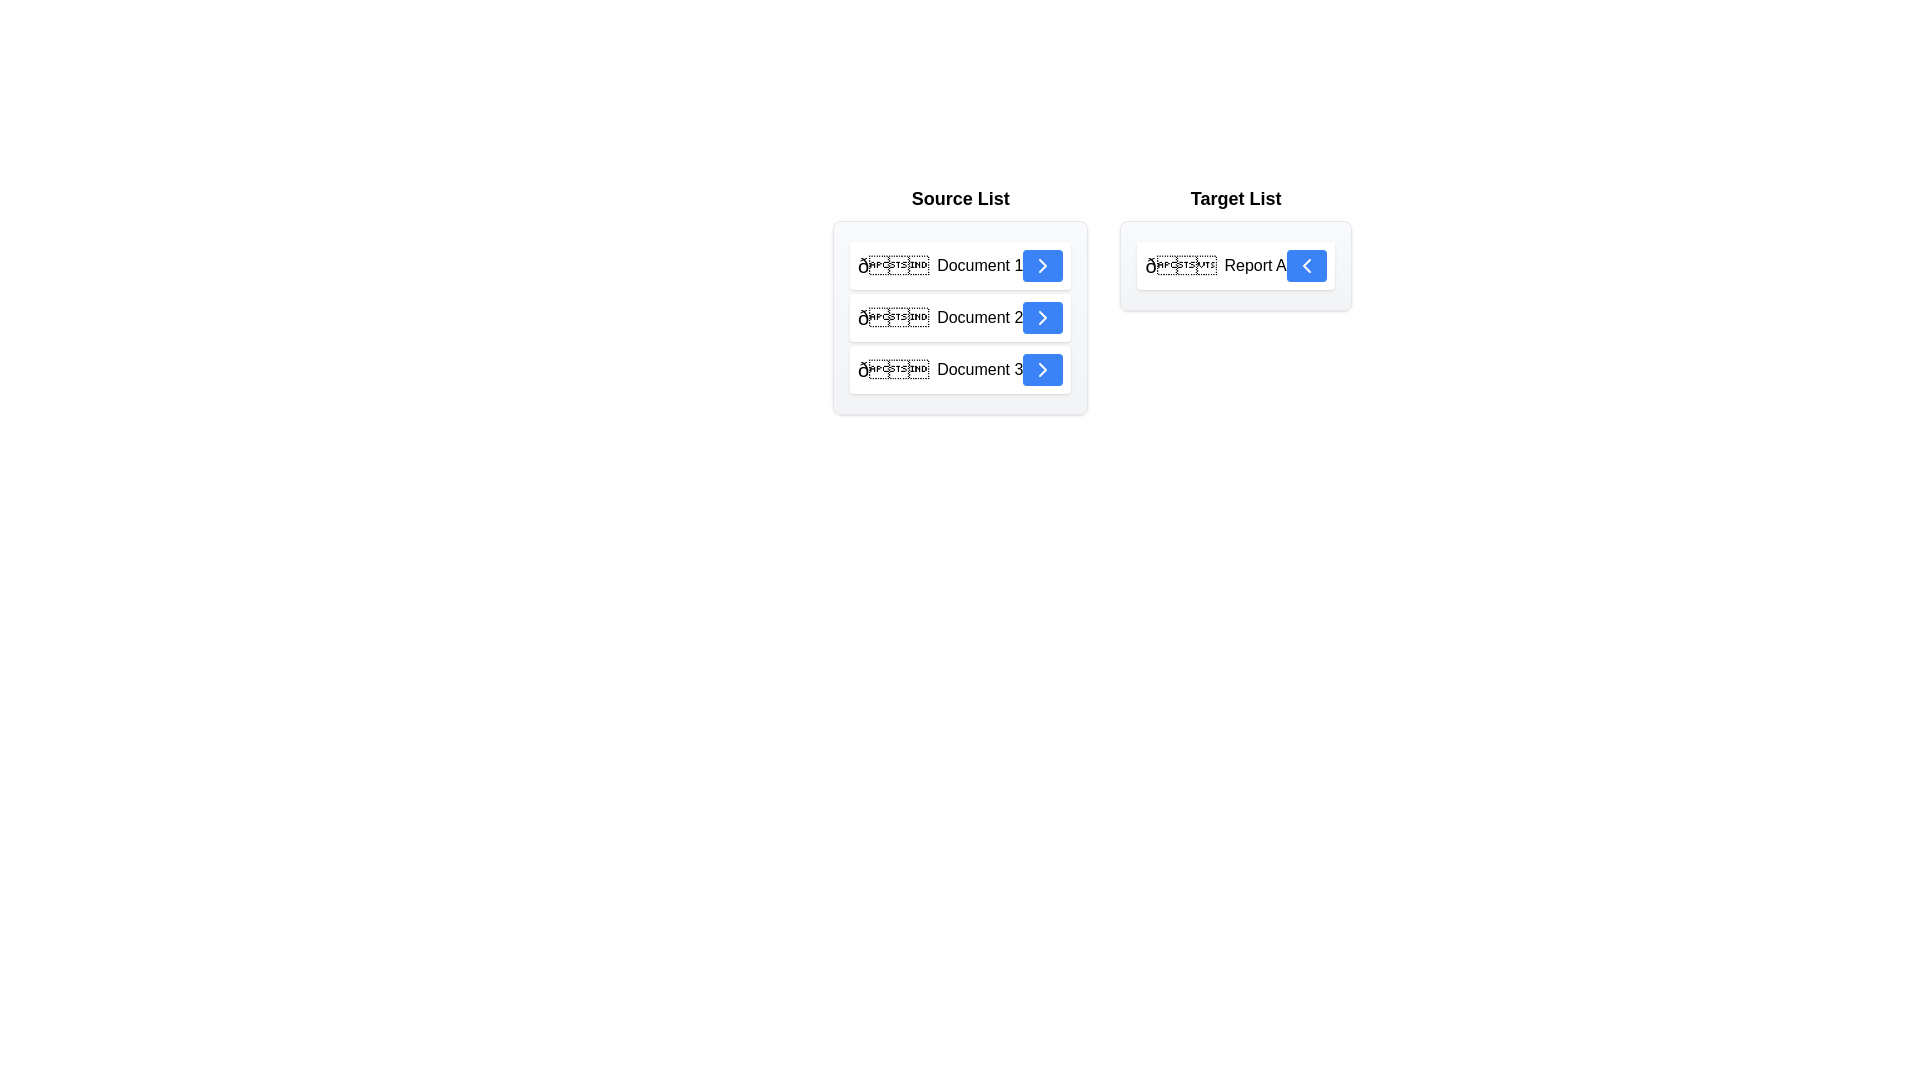 The height and width of the screenshot is (1080, 1920). What do you see at coordinates (960, 265) in the screenshot?
I see `the item Document 1 in the Source List` at bounding box center [960, 265].